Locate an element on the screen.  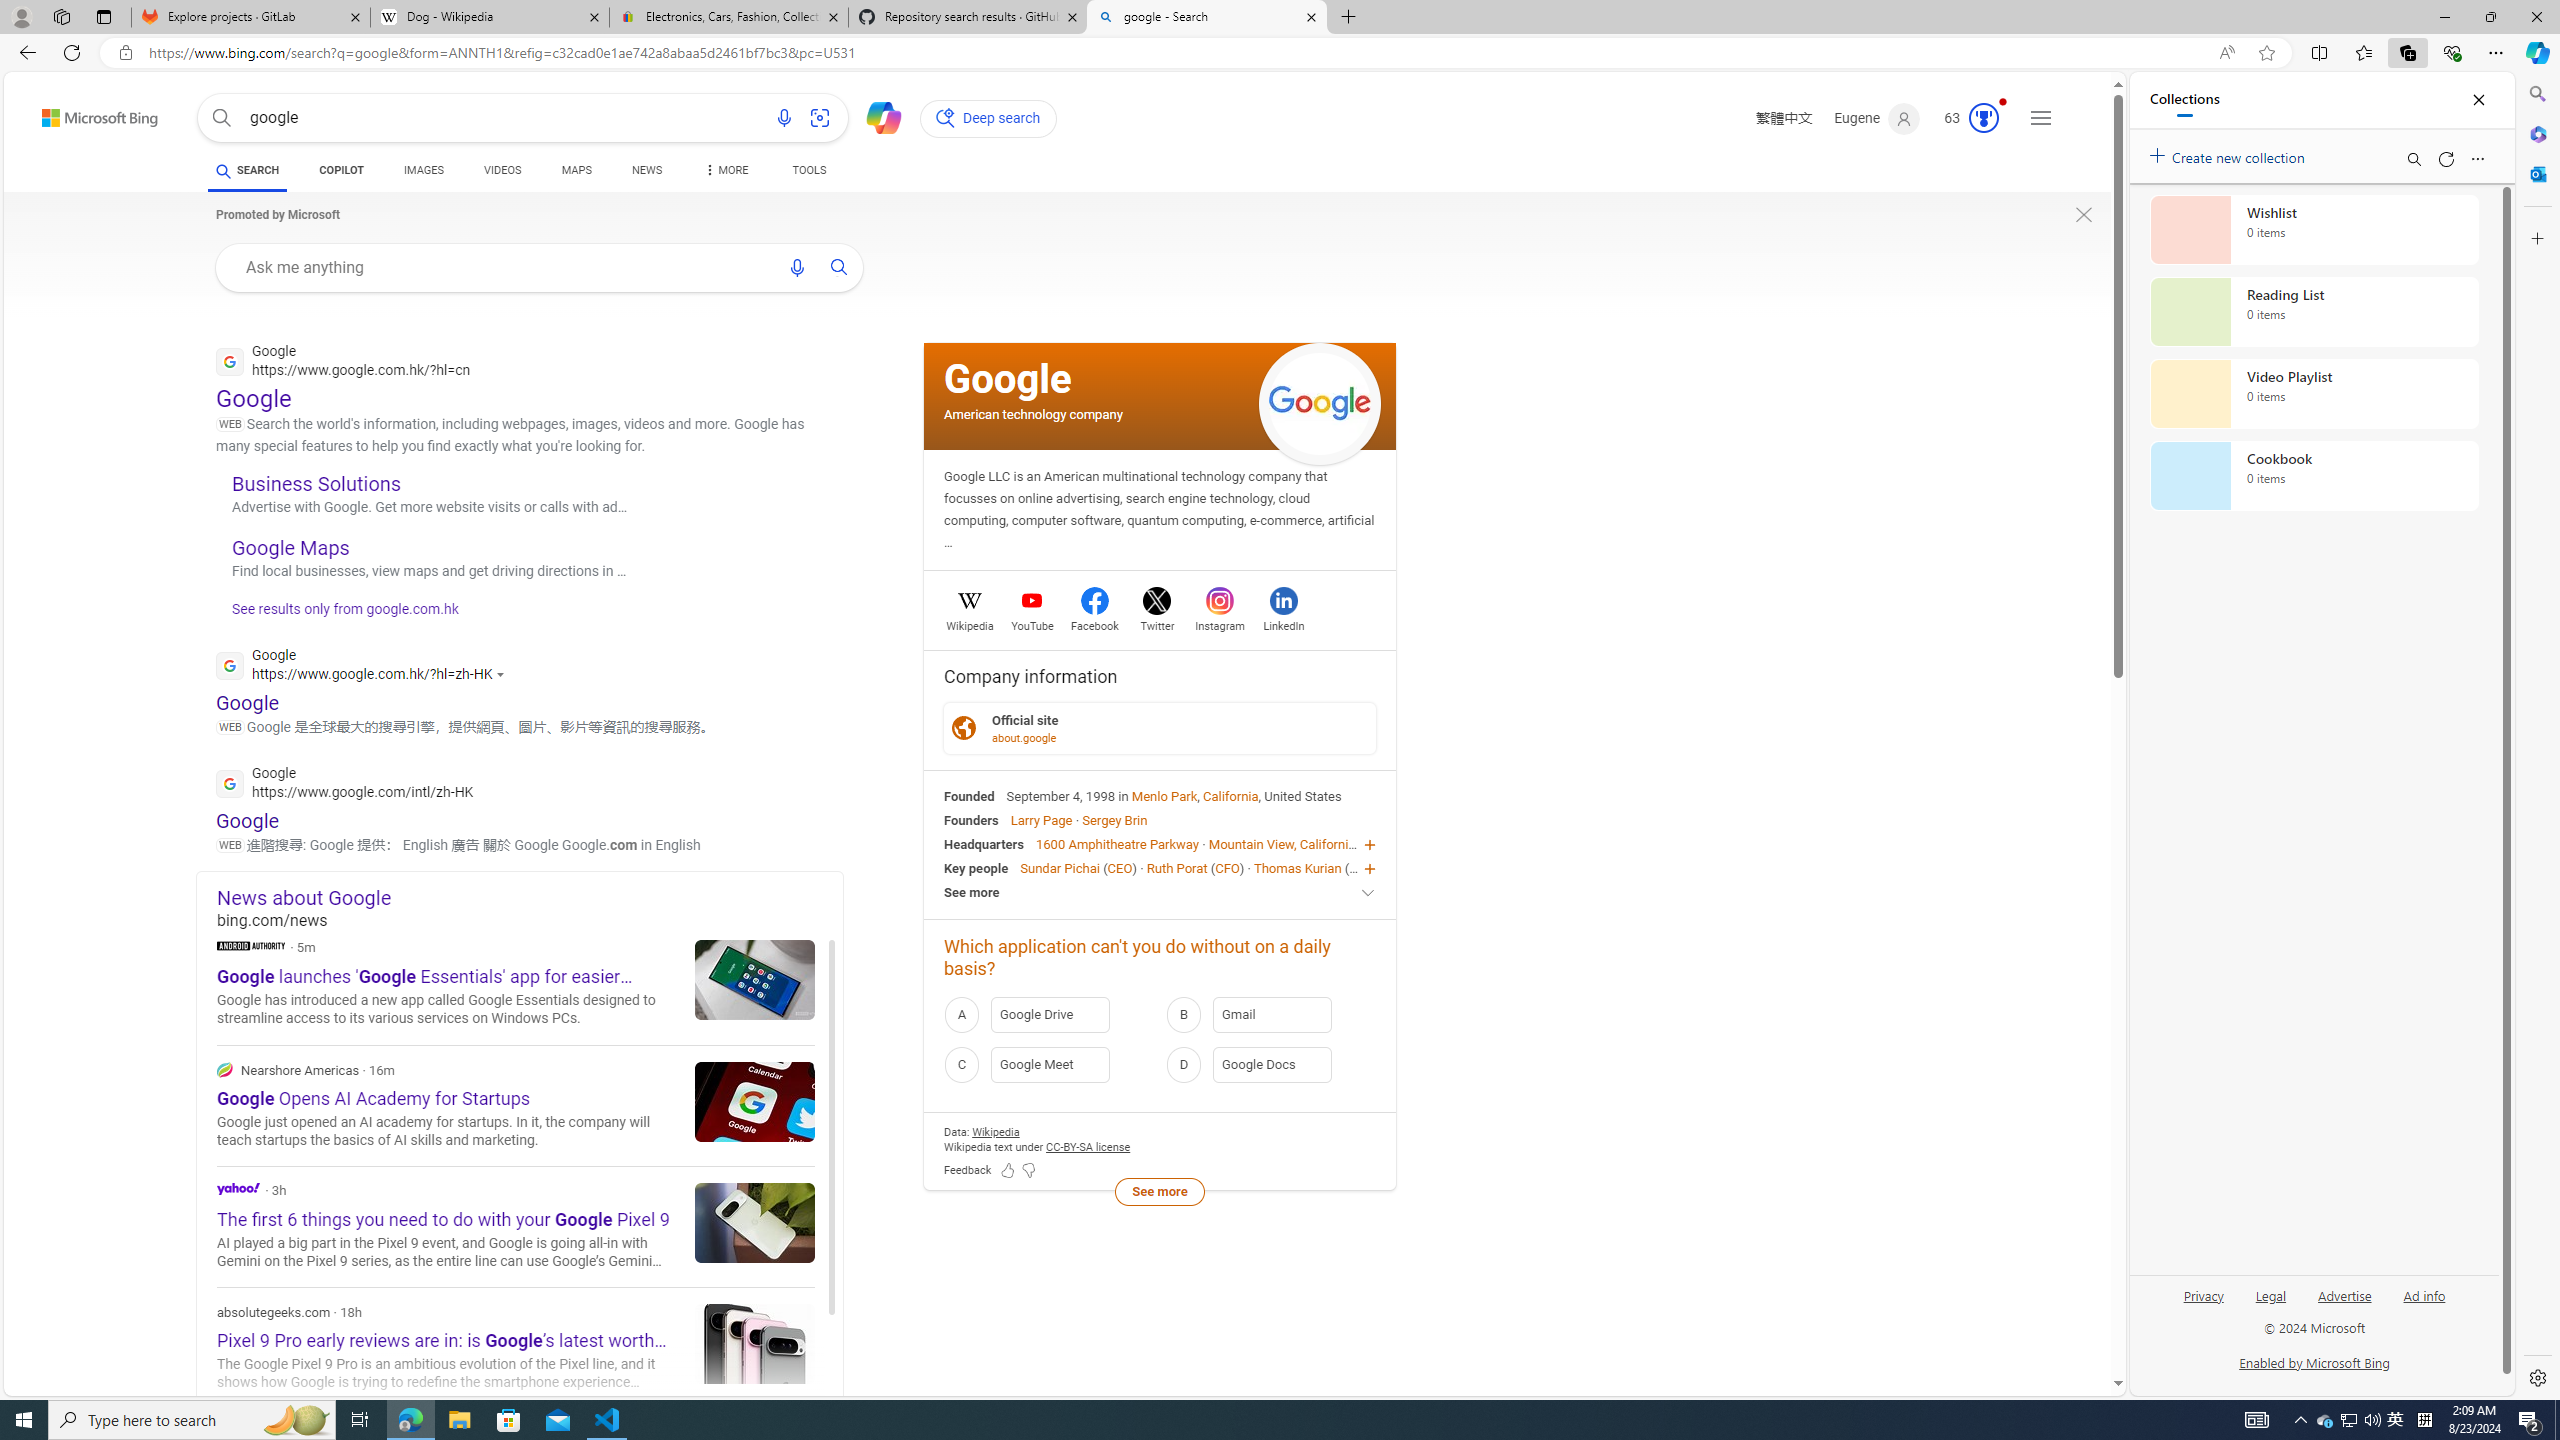
'SEARCH' is located at coordinates (246, 169).